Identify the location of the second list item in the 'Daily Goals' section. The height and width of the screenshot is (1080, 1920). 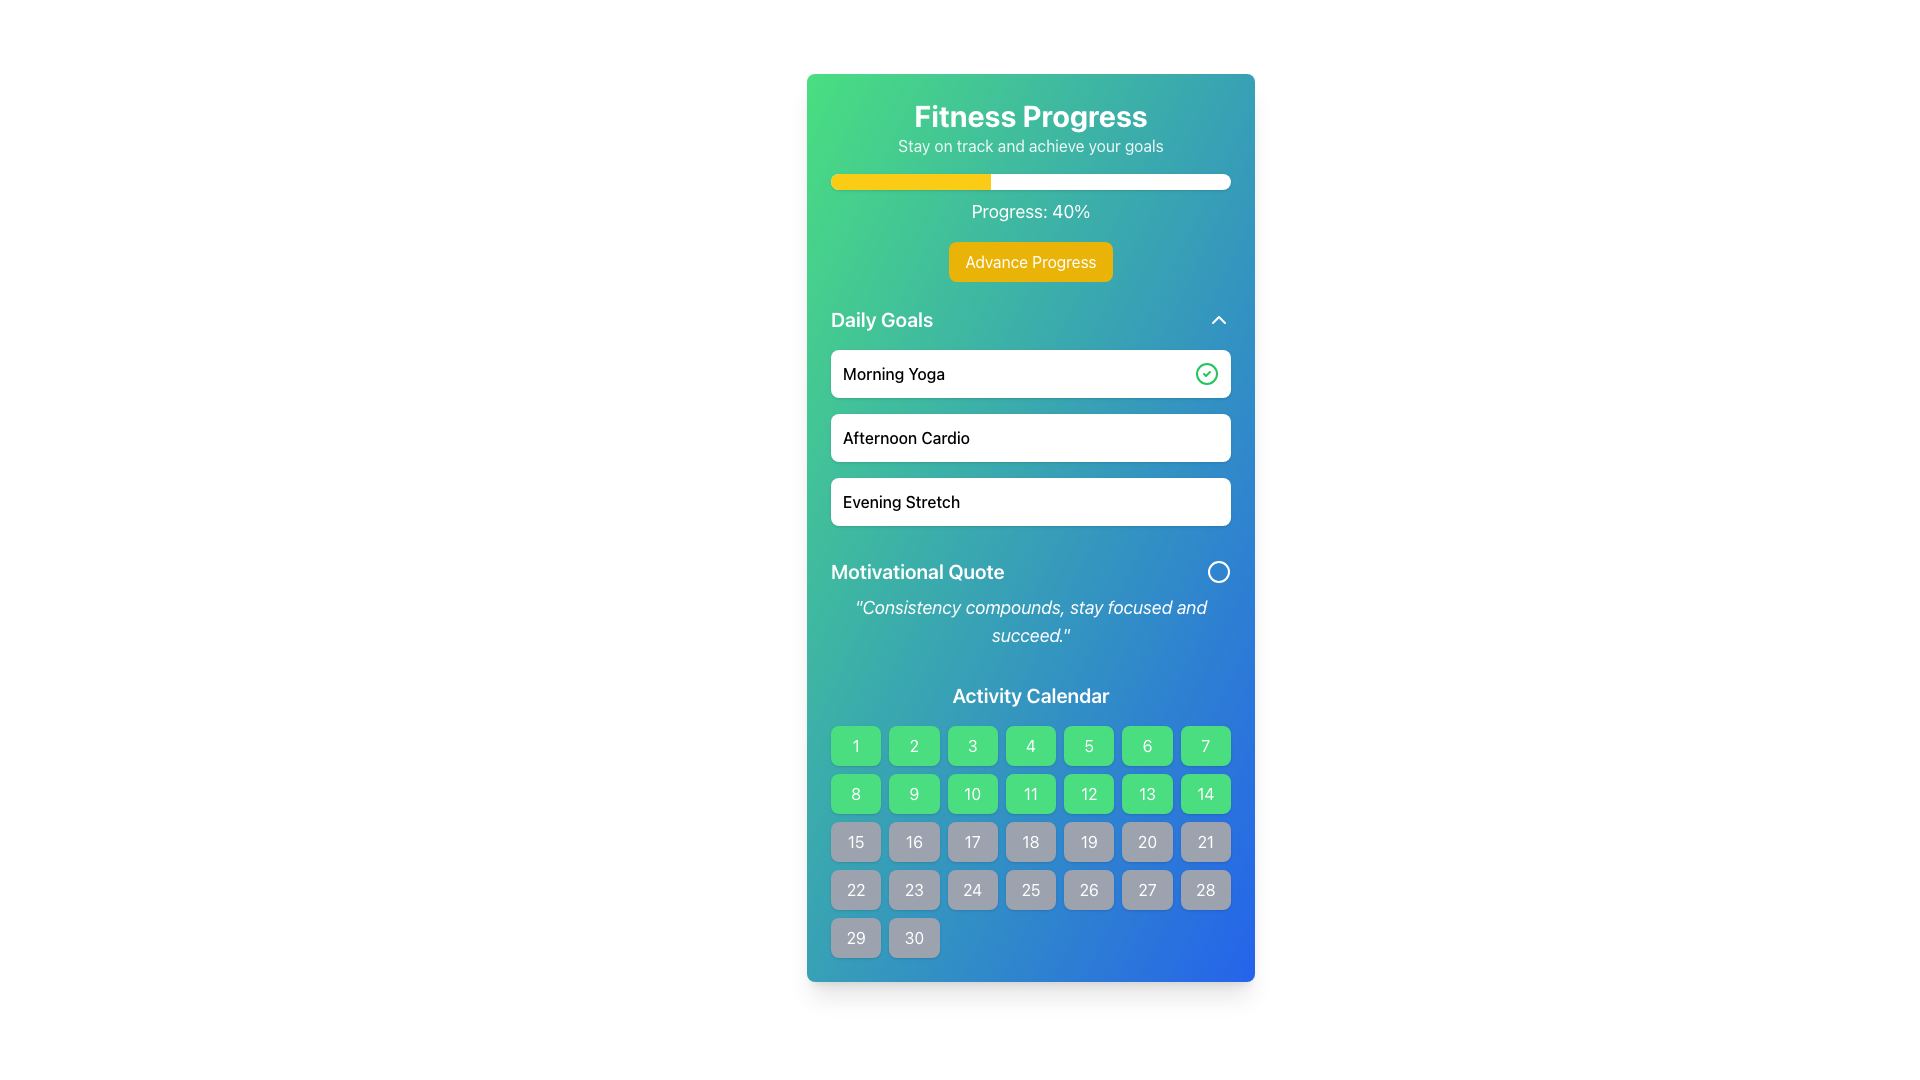
(1031, 437).